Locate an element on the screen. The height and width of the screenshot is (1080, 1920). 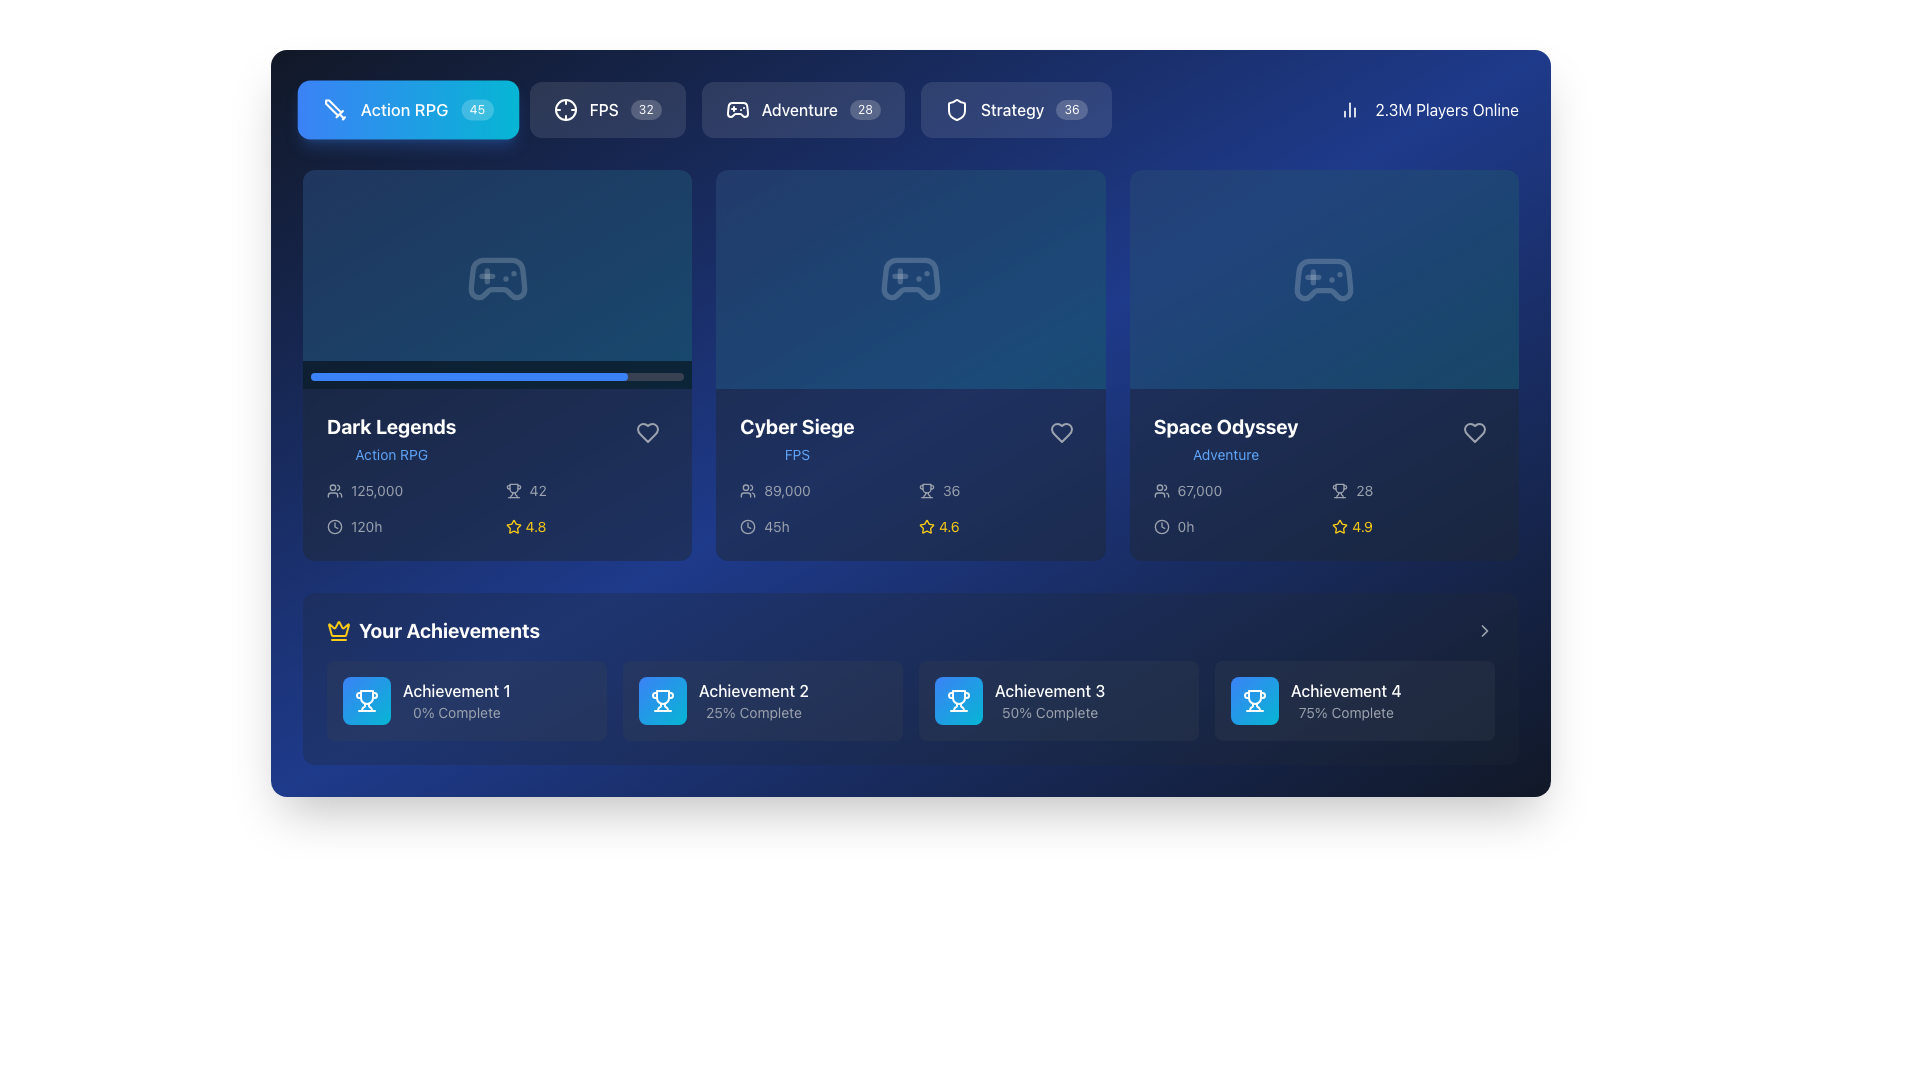
the iconic geometric shape resembling a triangular arrow-like structure located in the top-left corner of the interface within the 'Action RPG' tab is located at coordinates (333, 108).